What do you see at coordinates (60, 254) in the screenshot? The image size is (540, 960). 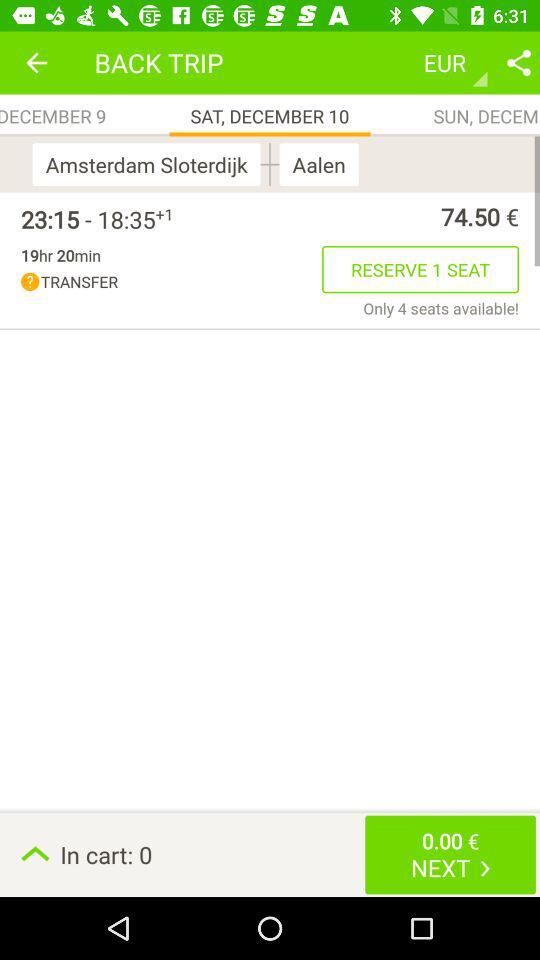 I see `the item below the 23 15 18 item` at bounding box center [60, 254].